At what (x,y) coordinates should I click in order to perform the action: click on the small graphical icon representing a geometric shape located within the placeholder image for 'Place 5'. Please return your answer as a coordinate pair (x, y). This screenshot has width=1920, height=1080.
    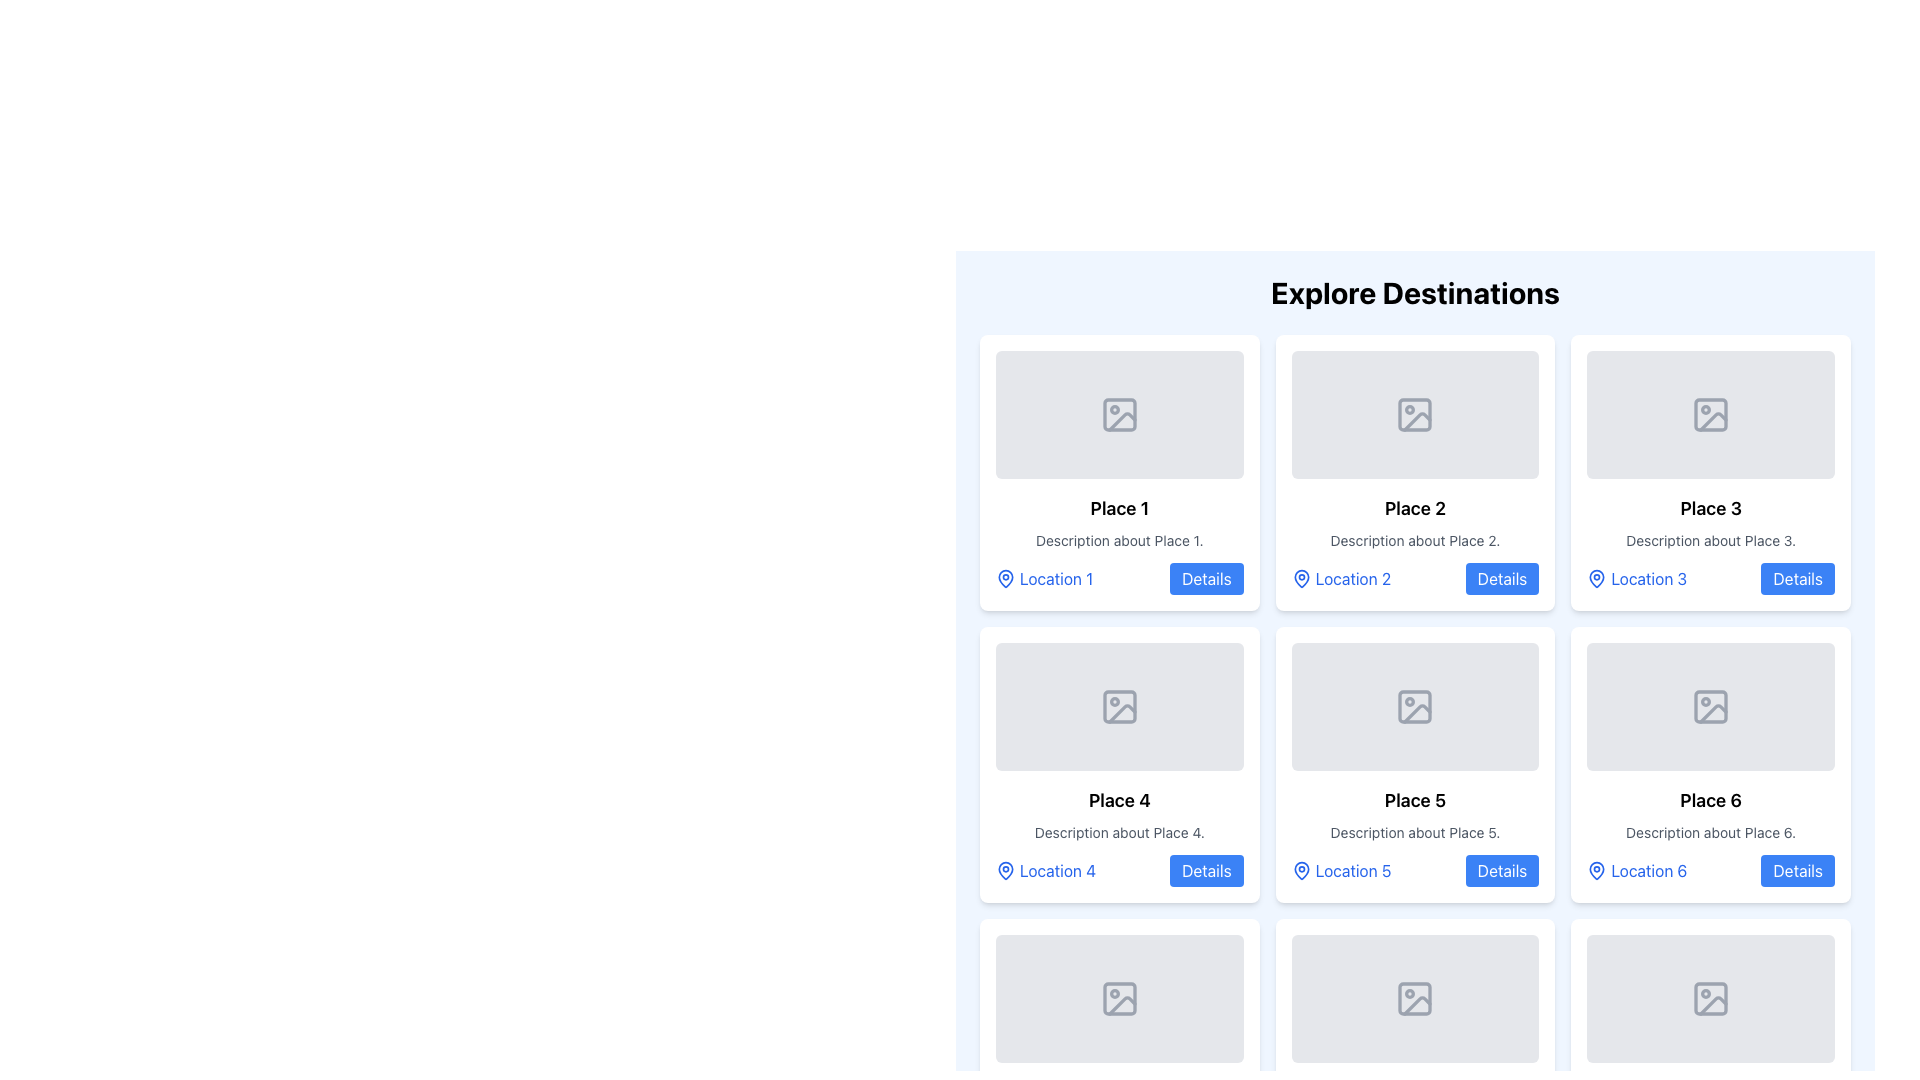
    Looking at the image, I should click on (1416, 712).